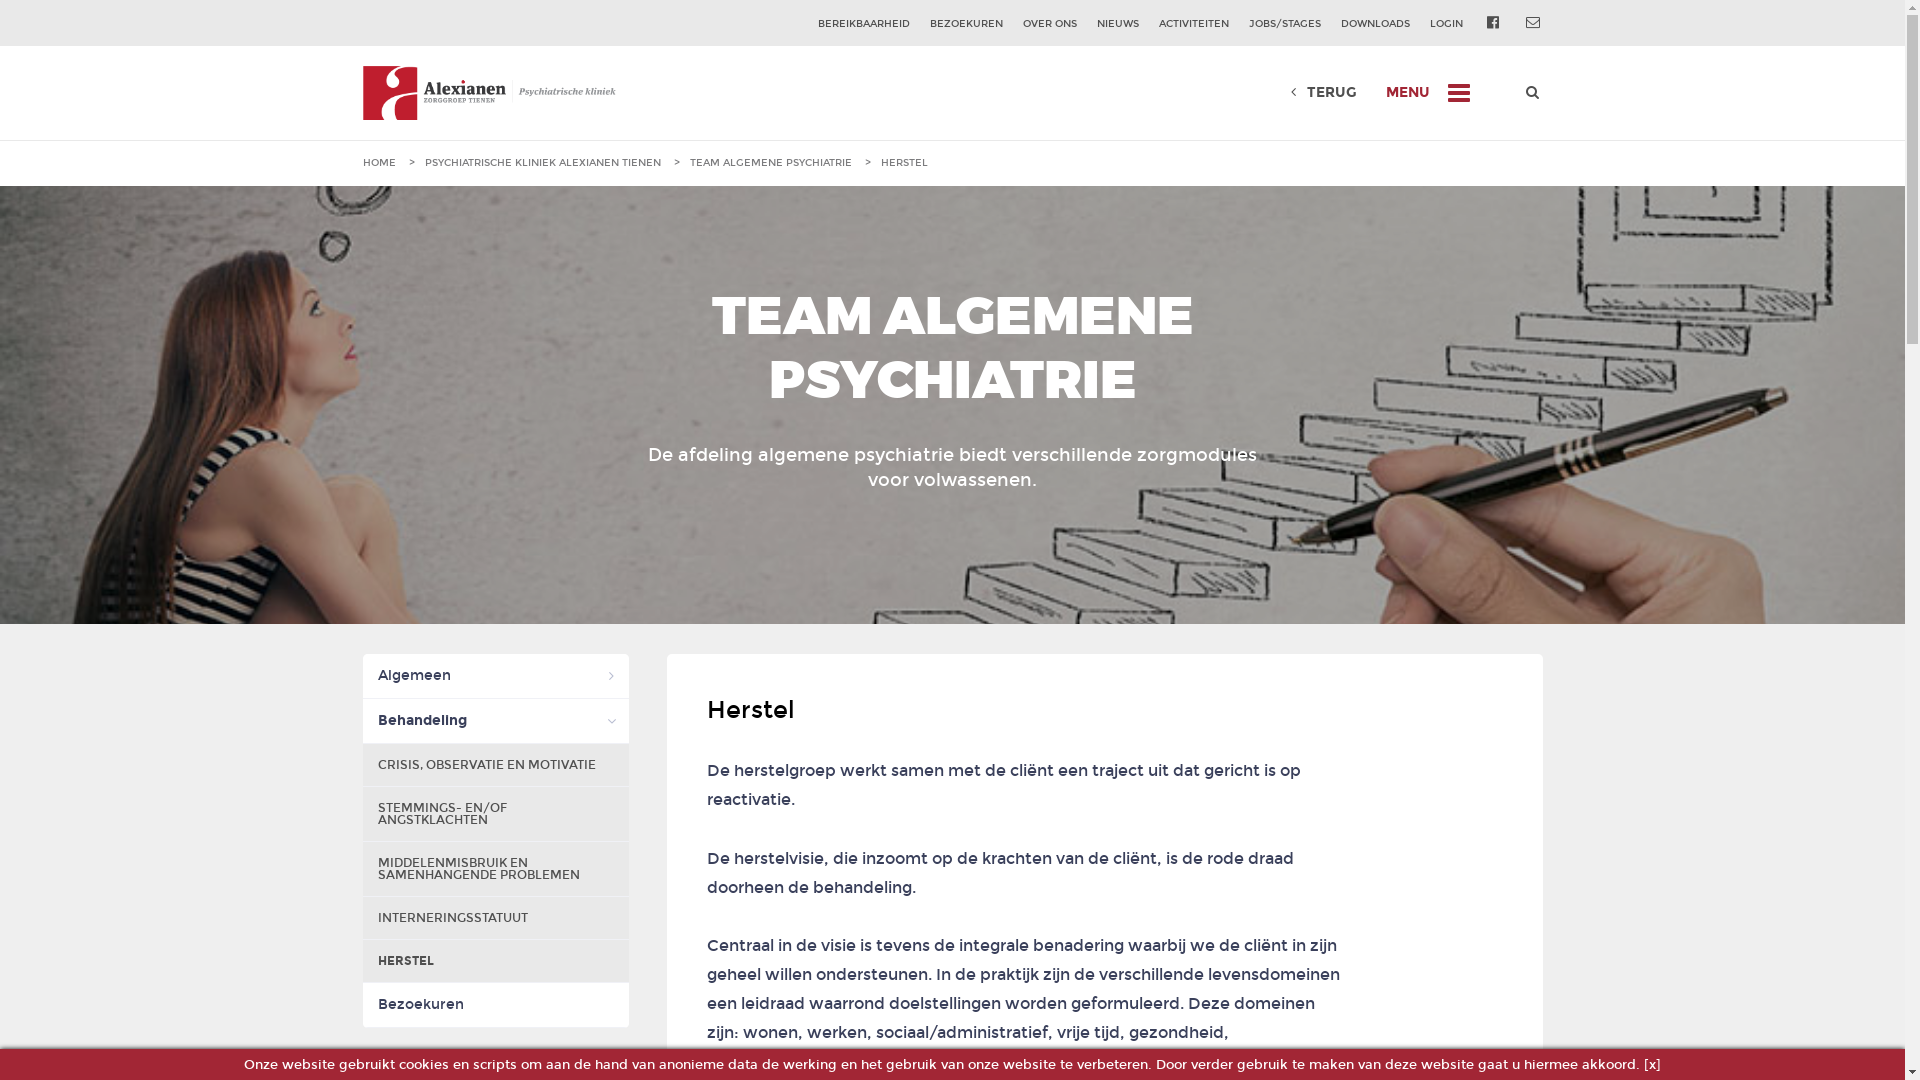 Image resolution: width=1920 pixels, height=1080 pixels. Describe the element at coordinates (378, 161) in the screenshot. I see `'HOME'` at that location.